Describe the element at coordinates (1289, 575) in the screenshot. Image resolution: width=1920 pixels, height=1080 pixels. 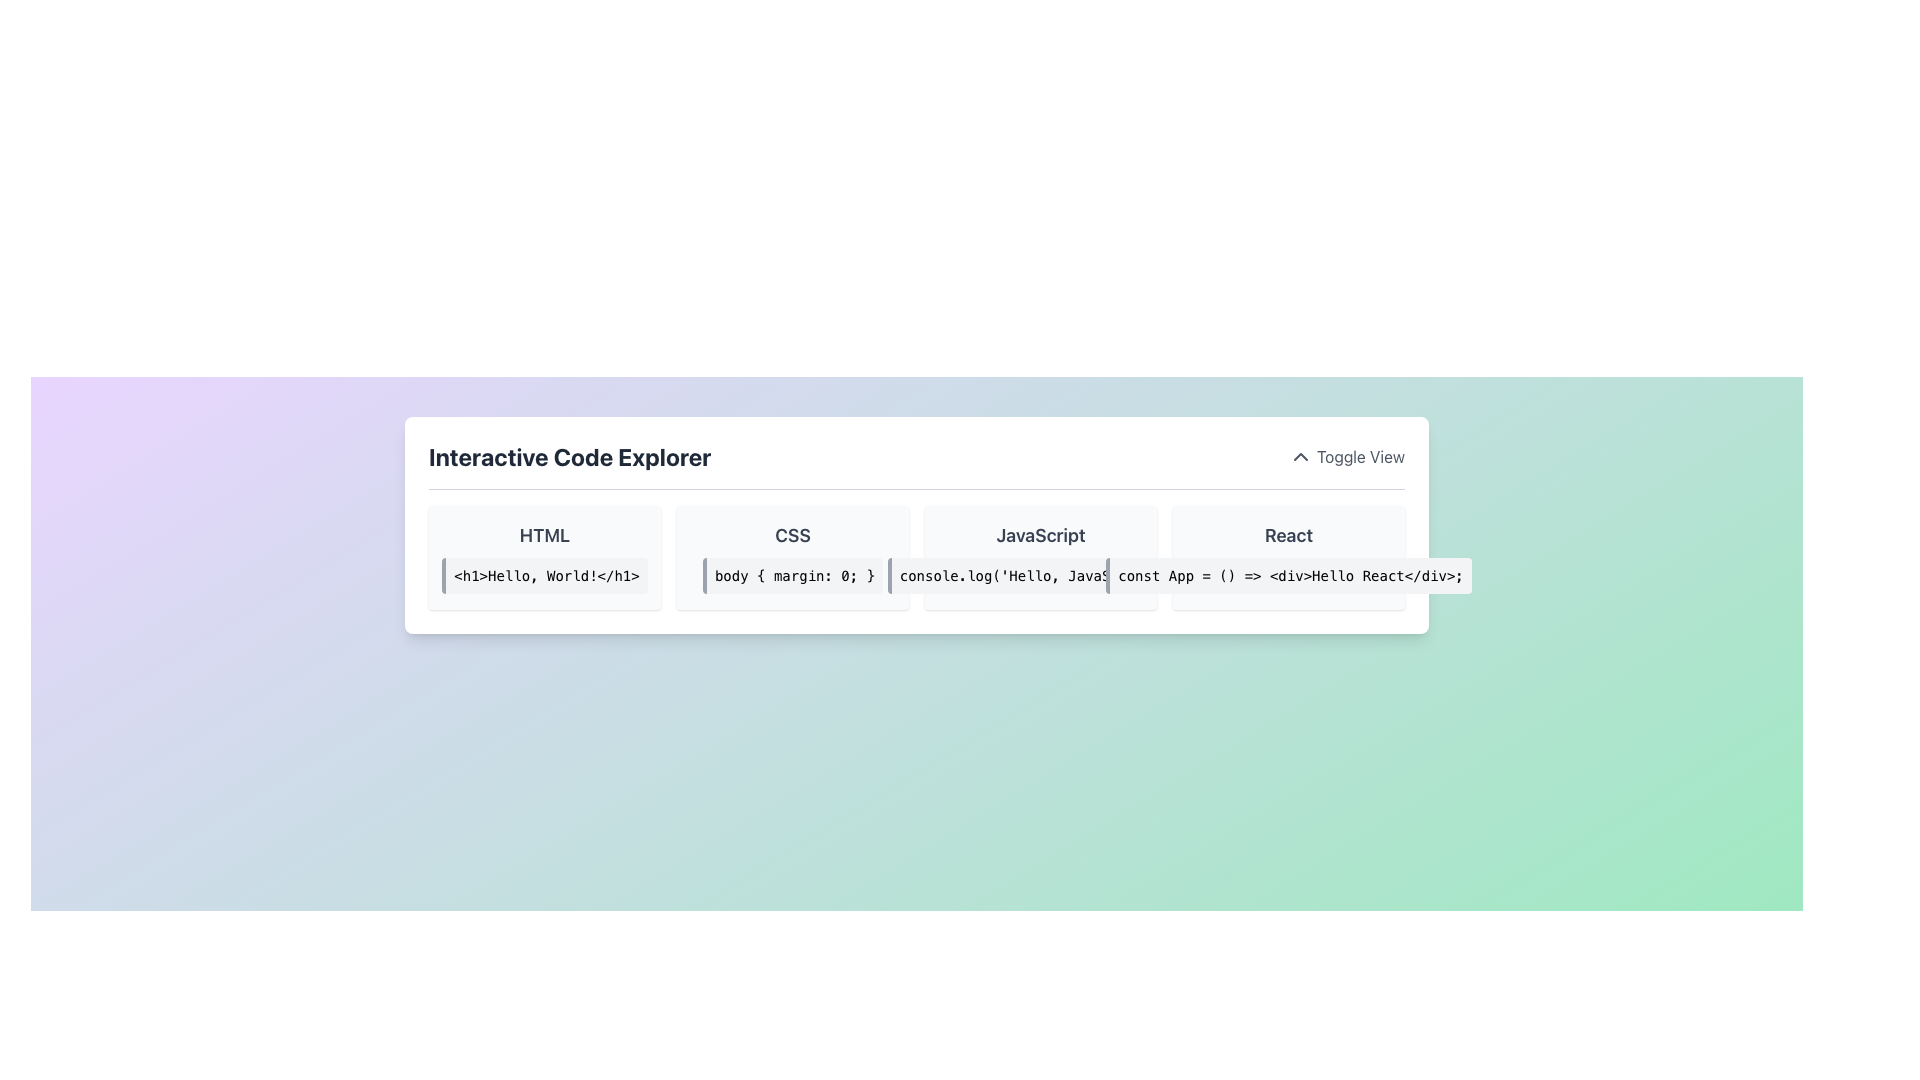
I see `the text displayed in the code snippet styled as code, which reads 'const App = () => <div>Hello React</div>;', located in the 'React' column of the code editor interface` at that location.